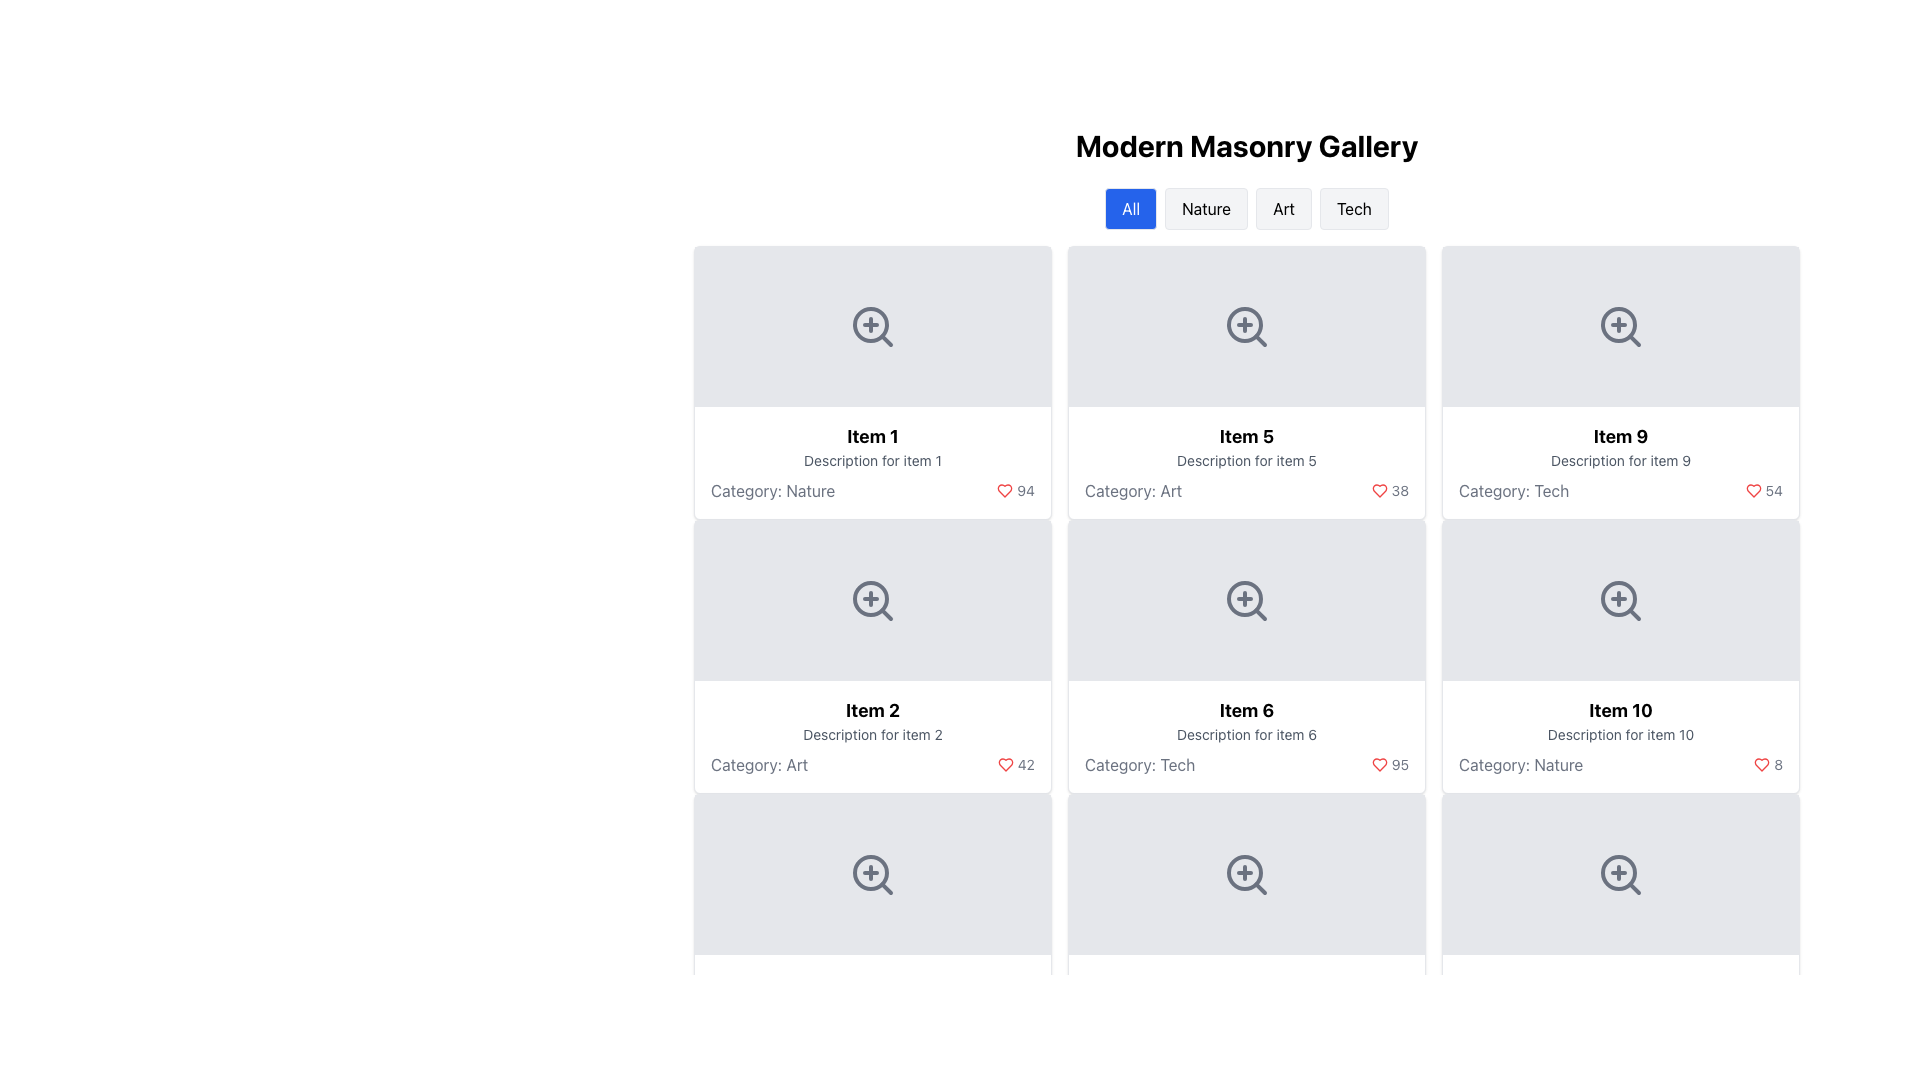 The height and width of the screenshot is (1080, 1920). What do you see at coordinates (1621, 382) in the screenshot?
I see `the Card component displaying details about 'Item 9' in the third column and first row of the grid layout under 'Modern Masonry Gallery'` at bounding box center [1621, 382].